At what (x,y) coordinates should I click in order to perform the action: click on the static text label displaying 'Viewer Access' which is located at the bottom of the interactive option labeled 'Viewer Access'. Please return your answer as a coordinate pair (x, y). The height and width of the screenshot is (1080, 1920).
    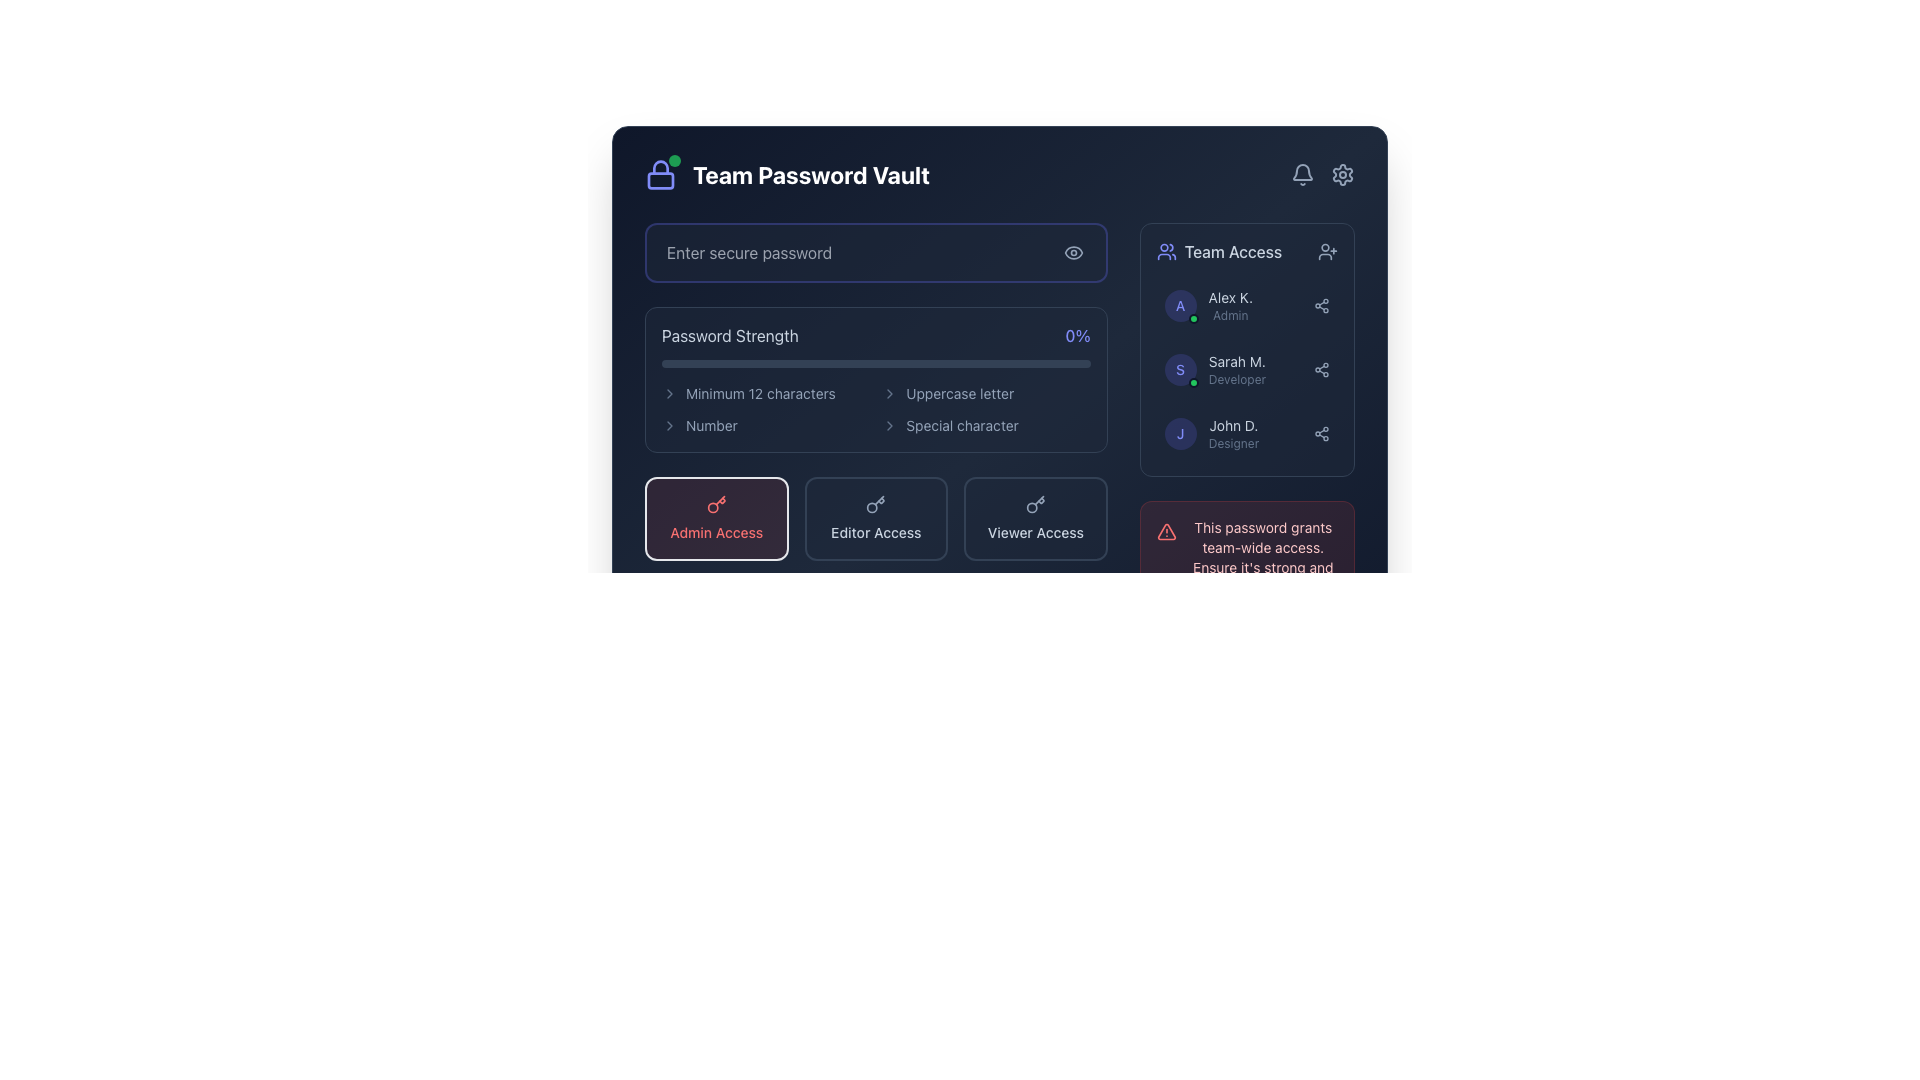
    Looking at the image, I should click on (1035, 531).